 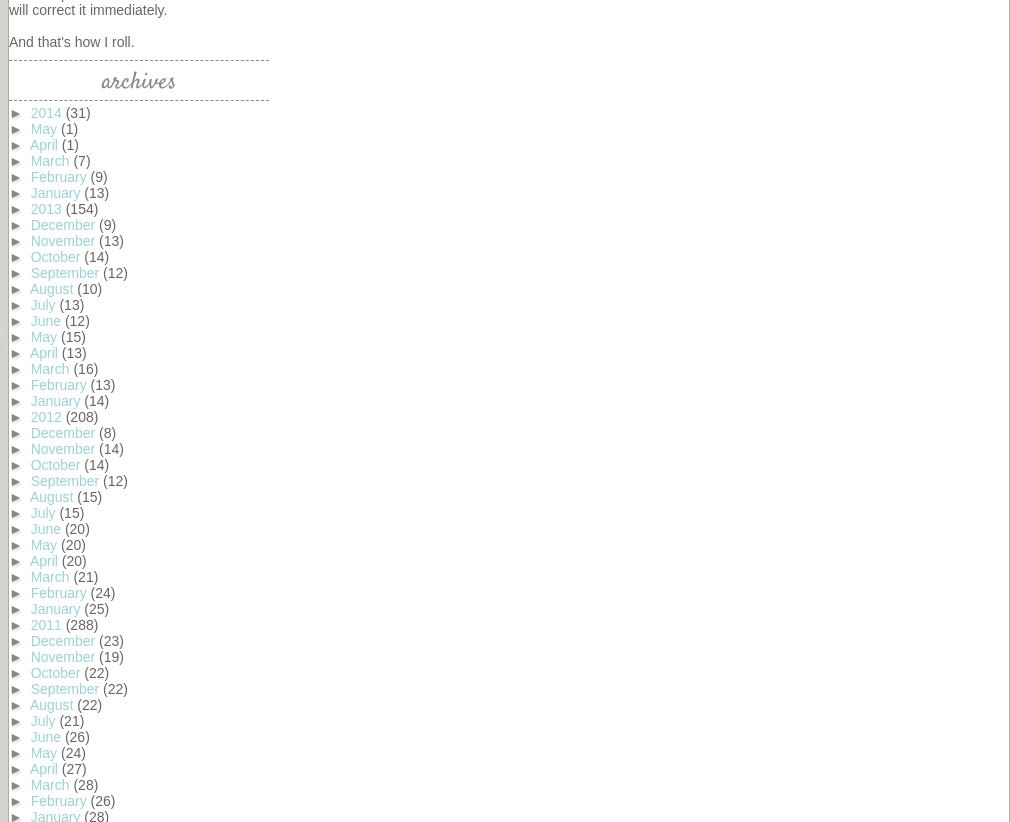 I want to click on '(8)', so click(x=106, y=432).